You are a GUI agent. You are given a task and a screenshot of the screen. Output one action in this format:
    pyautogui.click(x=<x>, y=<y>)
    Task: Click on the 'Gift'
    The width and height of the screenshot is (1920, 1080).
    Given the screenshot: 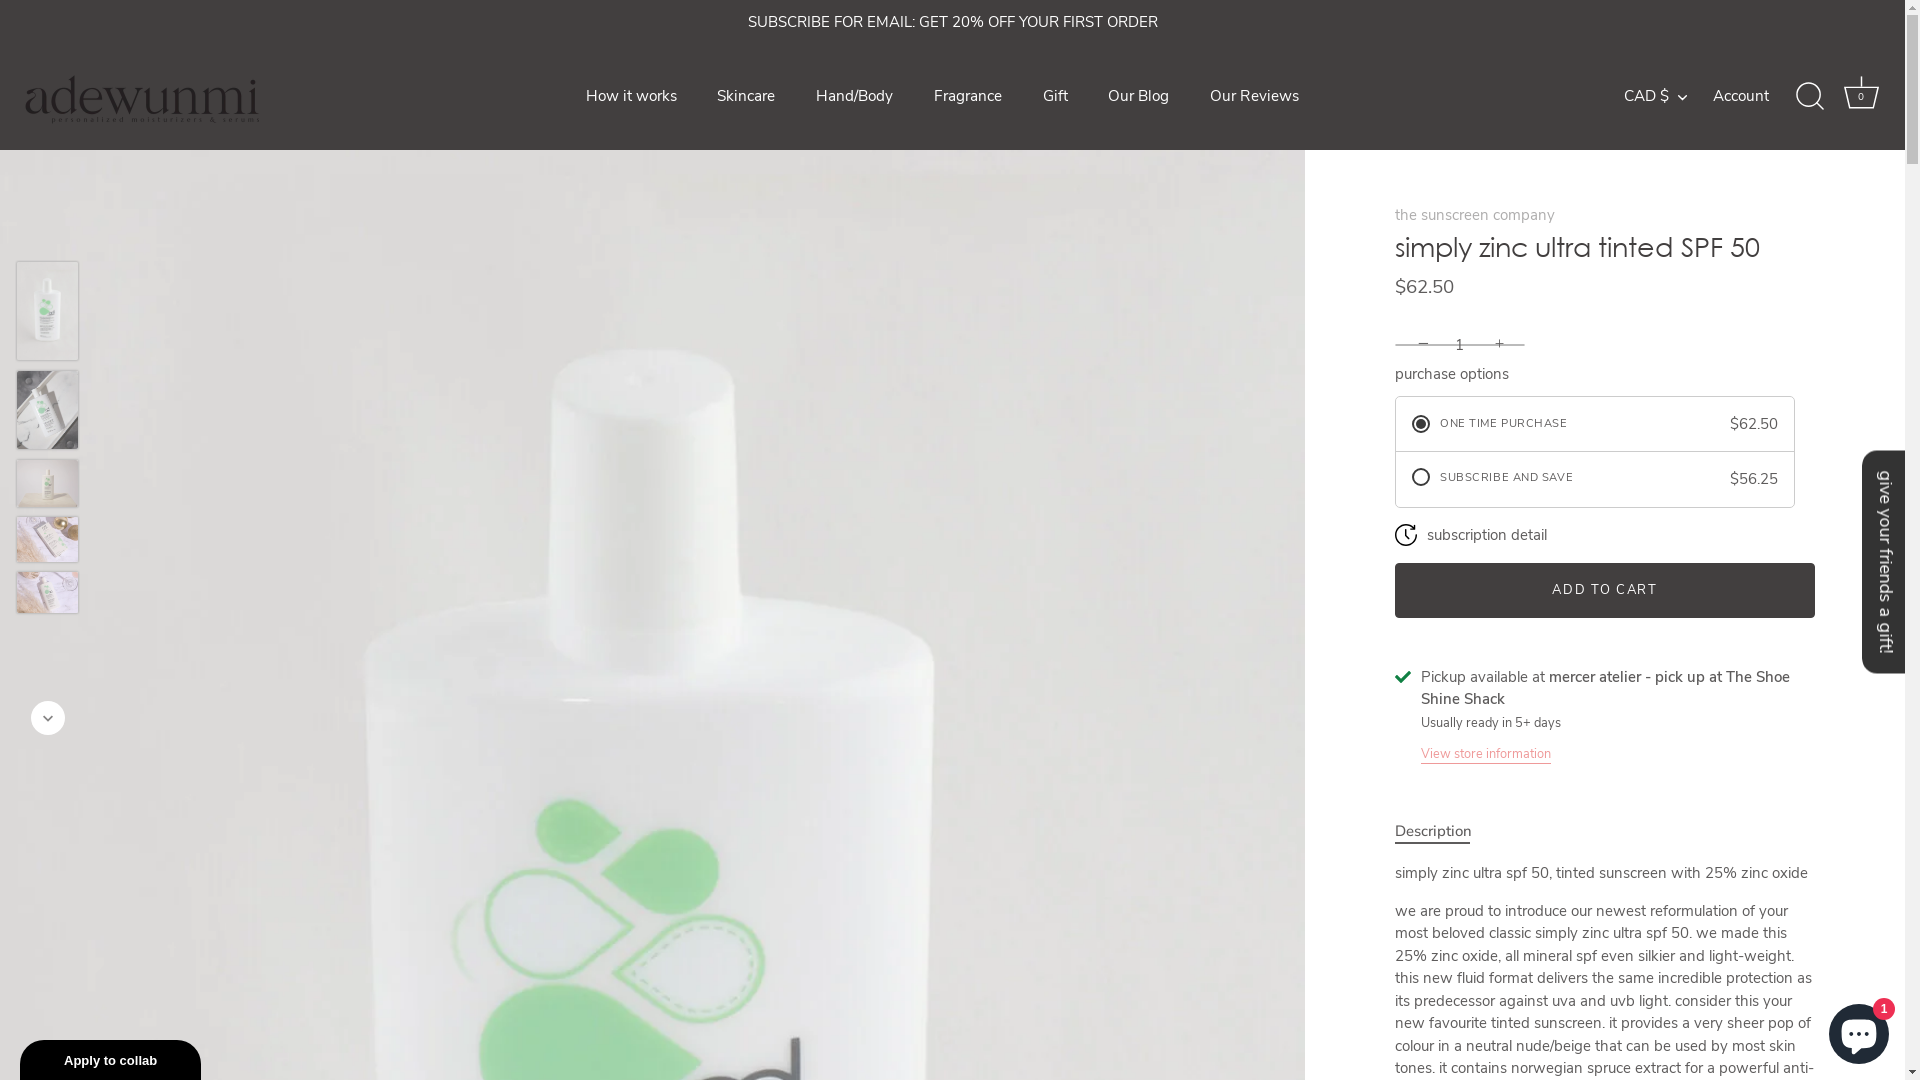 What is the action you would take?
    pyautogui.click(x=1054, y=96)
    